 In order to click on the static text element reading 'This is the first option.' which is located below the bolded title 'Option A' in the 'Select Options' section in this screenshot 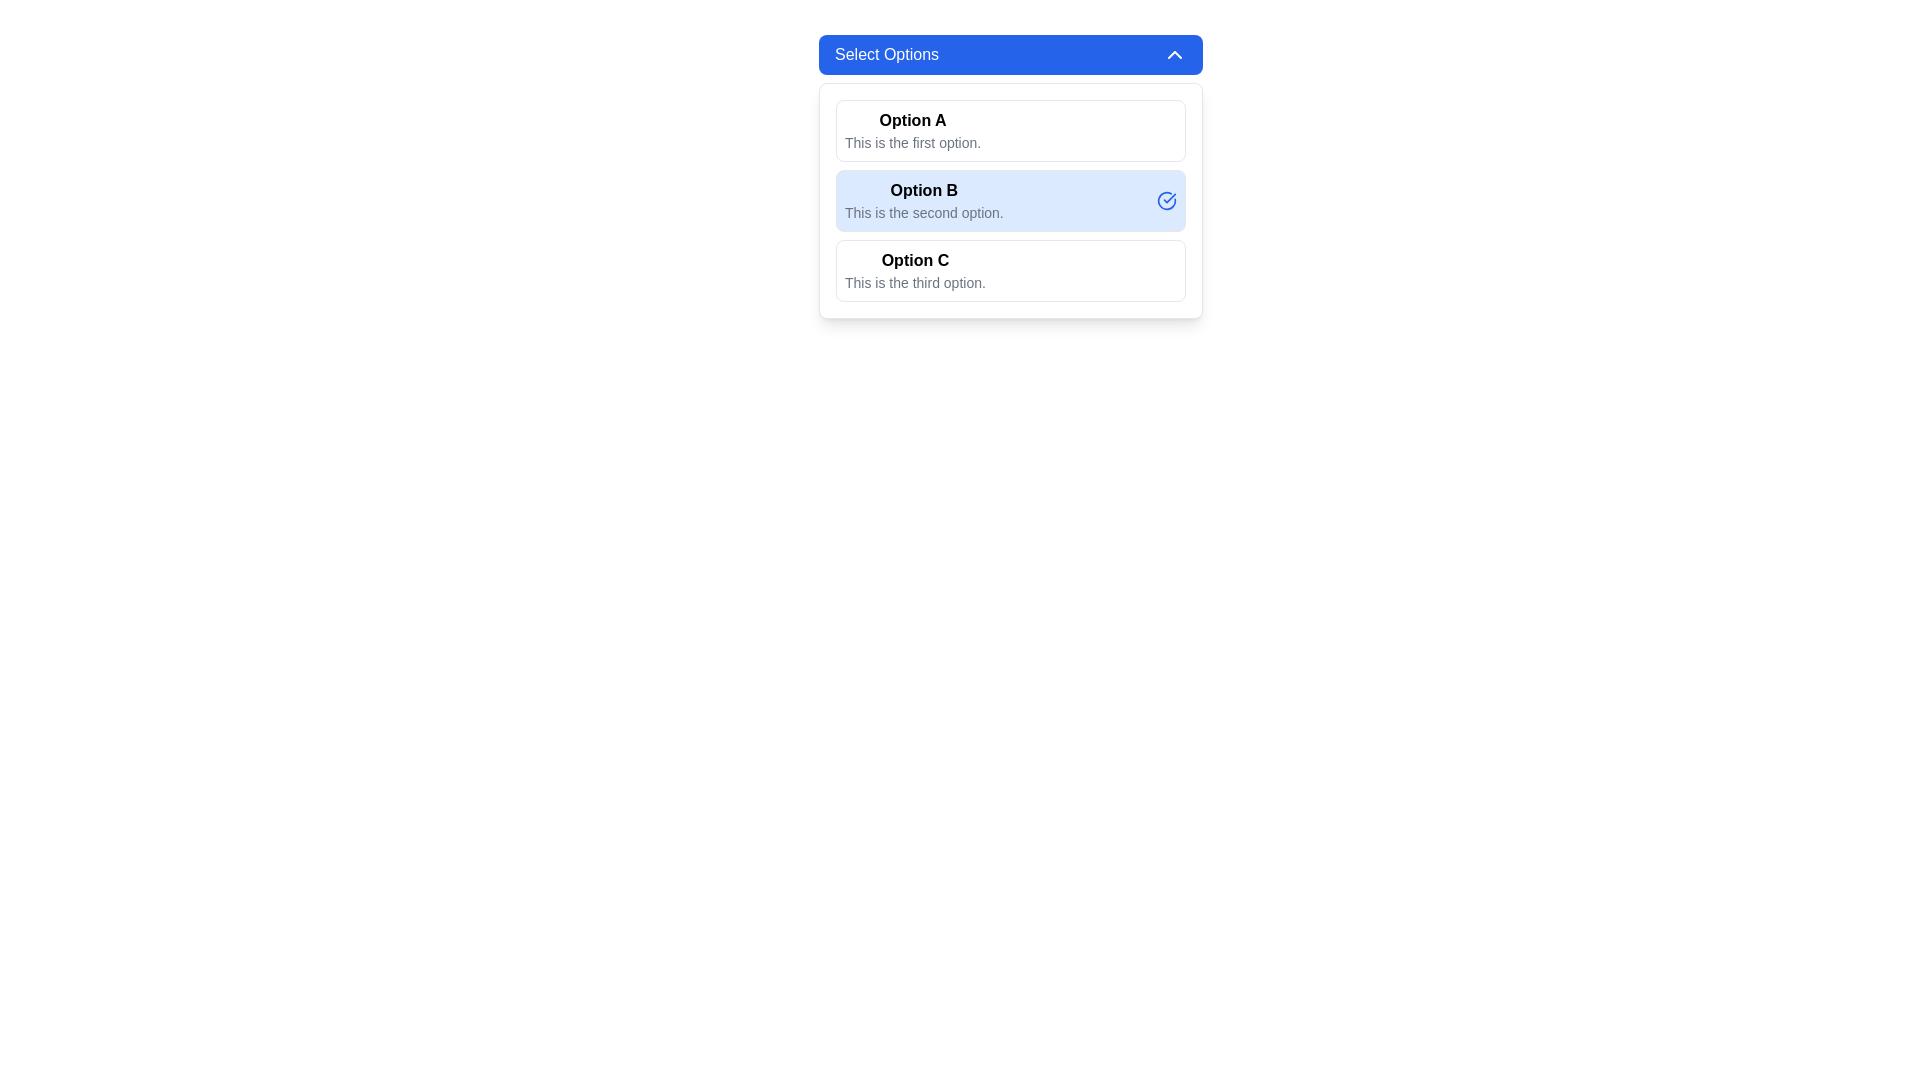, I will do `click(912, 141)`.